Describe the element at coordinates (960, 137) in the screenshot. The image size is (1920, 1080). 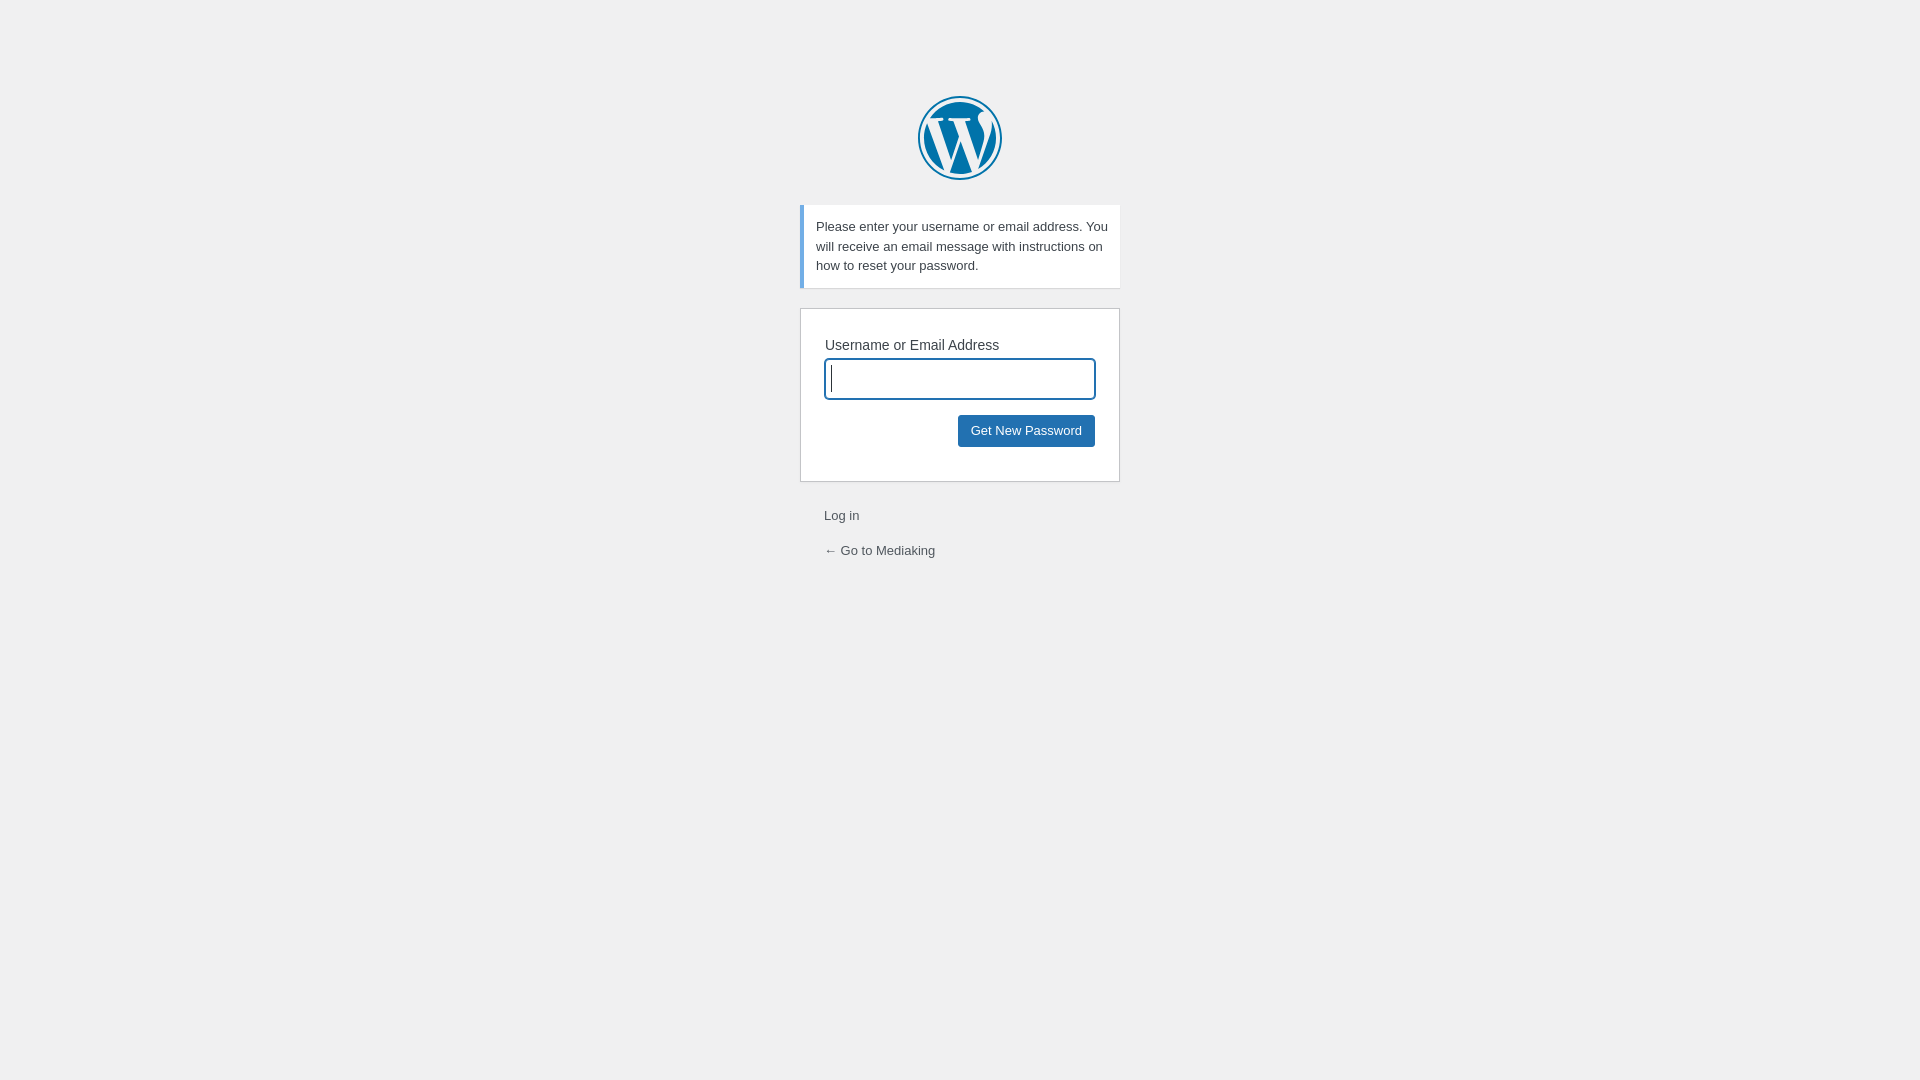
I see `'Powered by WordPress'` at that location.